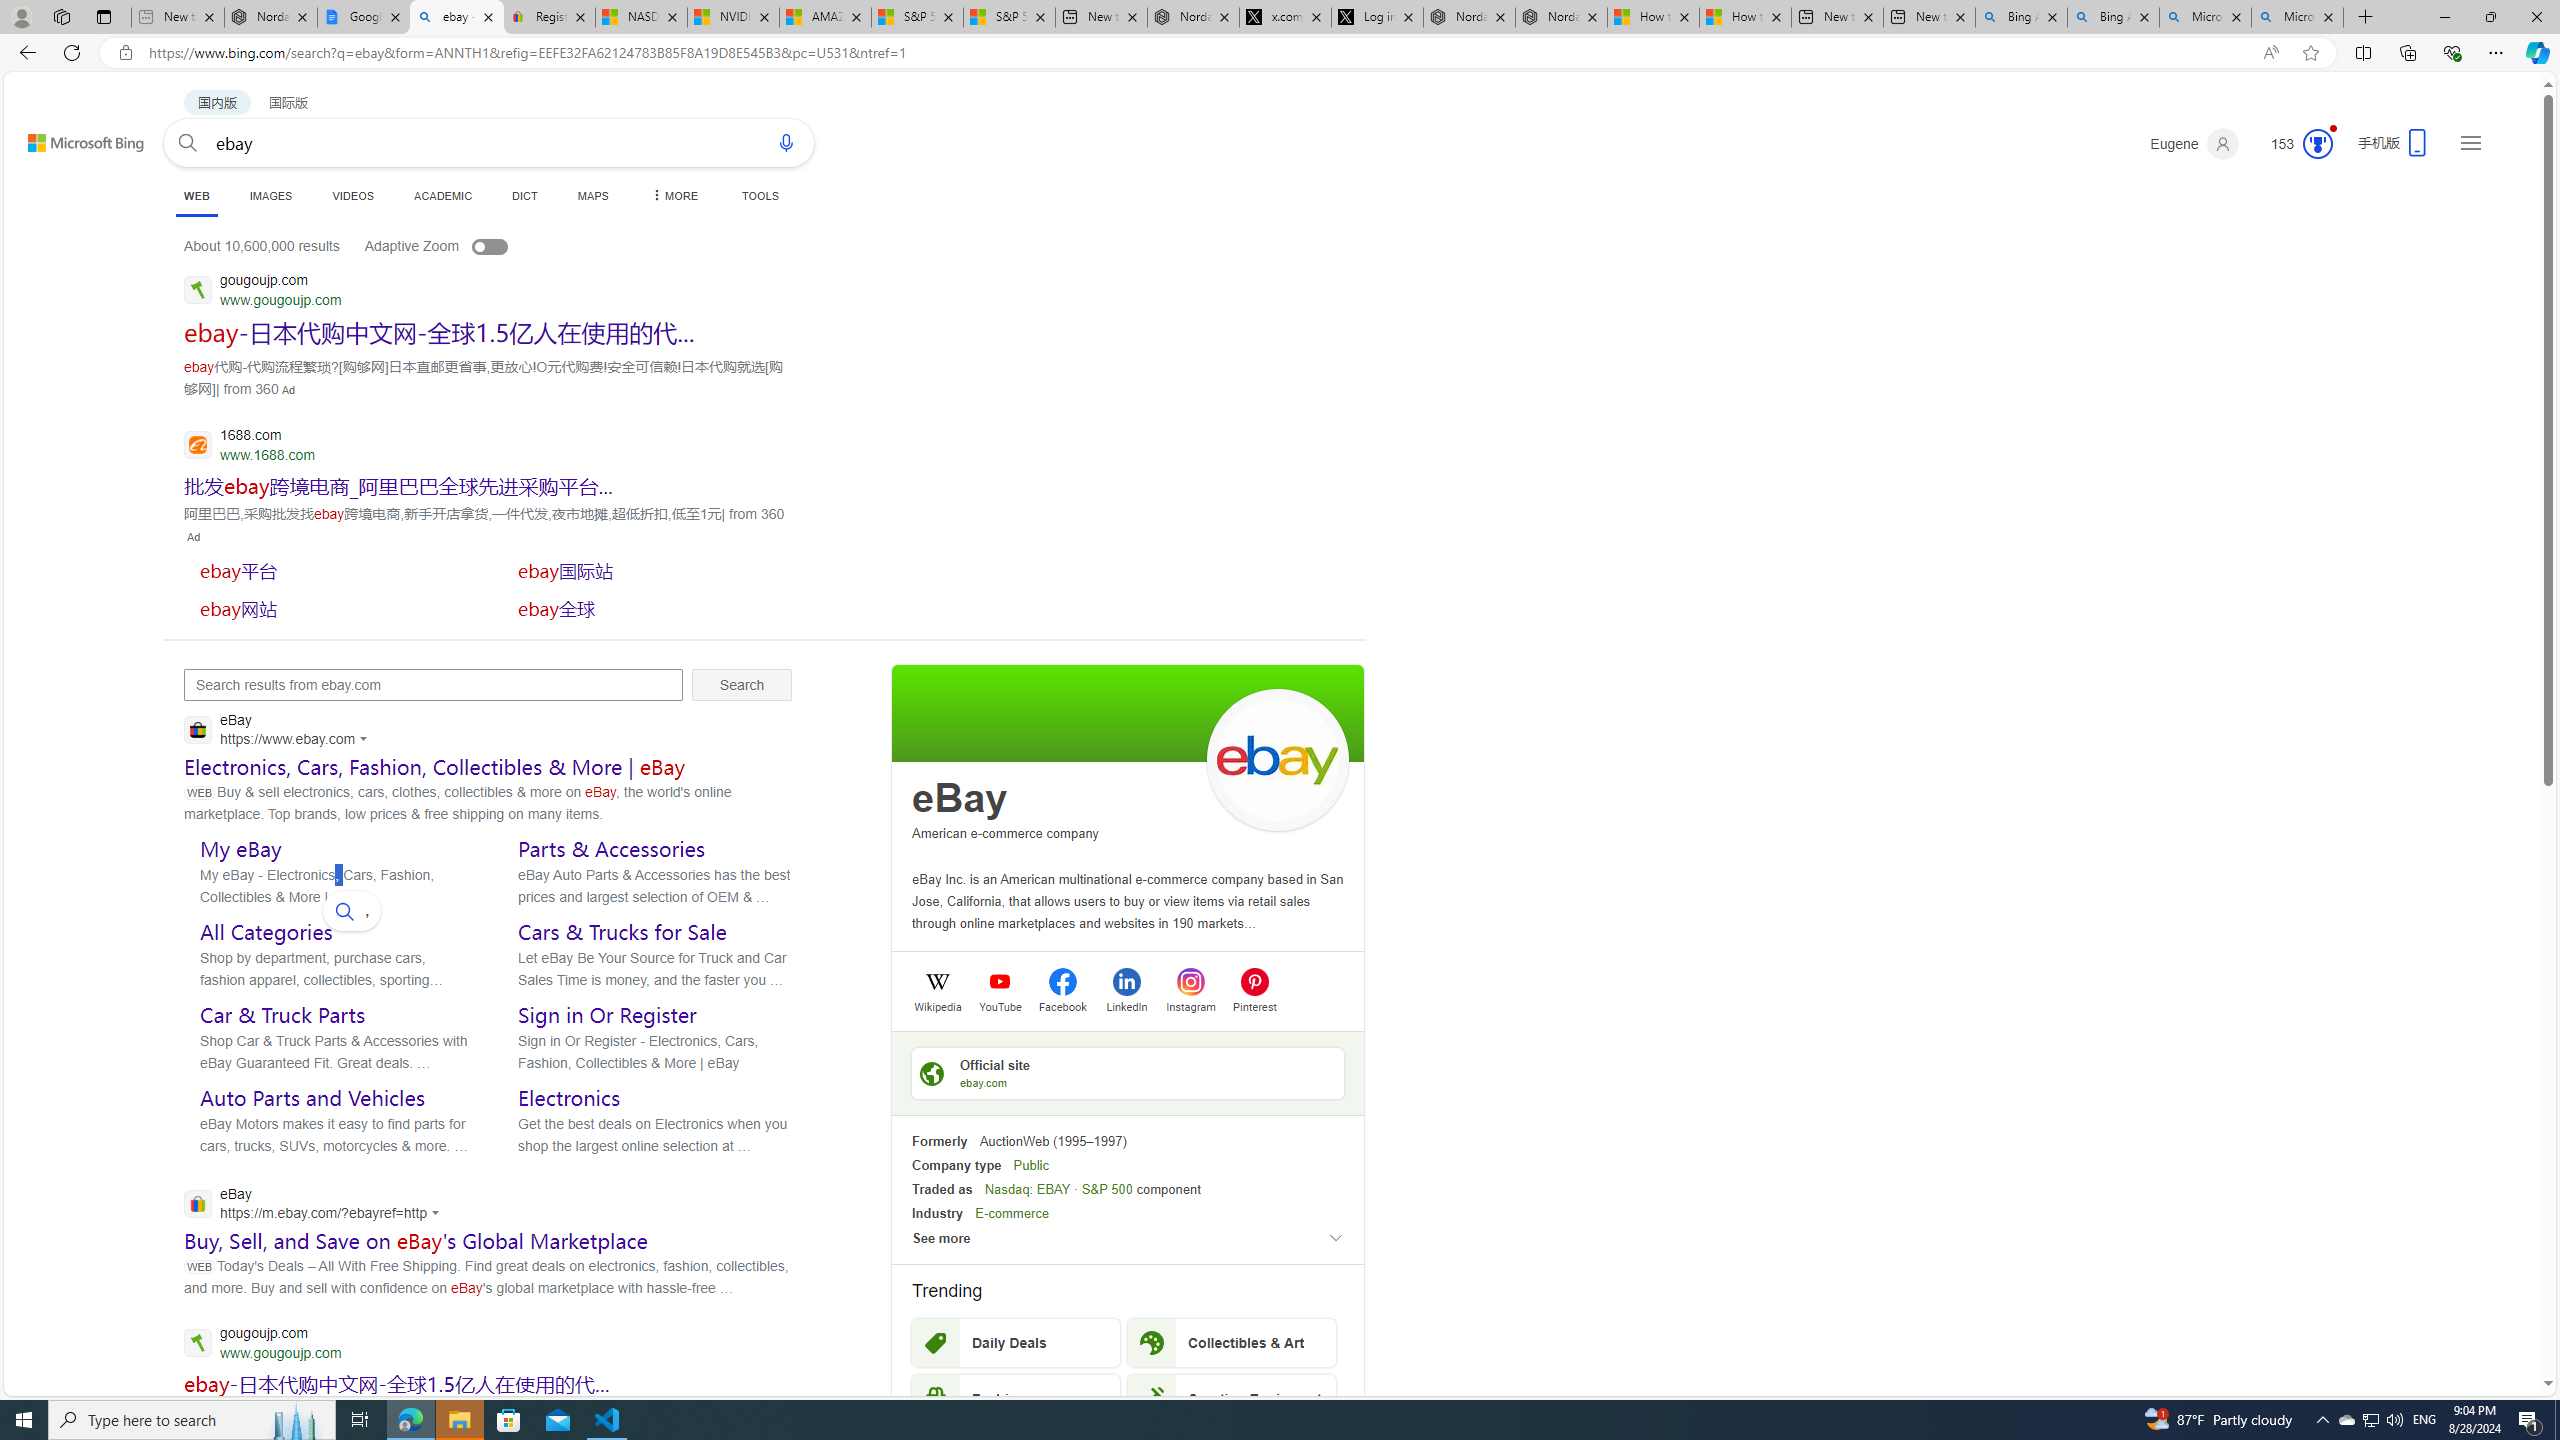 The height and width of the screenshot is (1440, 2560). Describe the element at coordinates (2194, 143) in the screenshot. I see `'Eugene'` at that location.